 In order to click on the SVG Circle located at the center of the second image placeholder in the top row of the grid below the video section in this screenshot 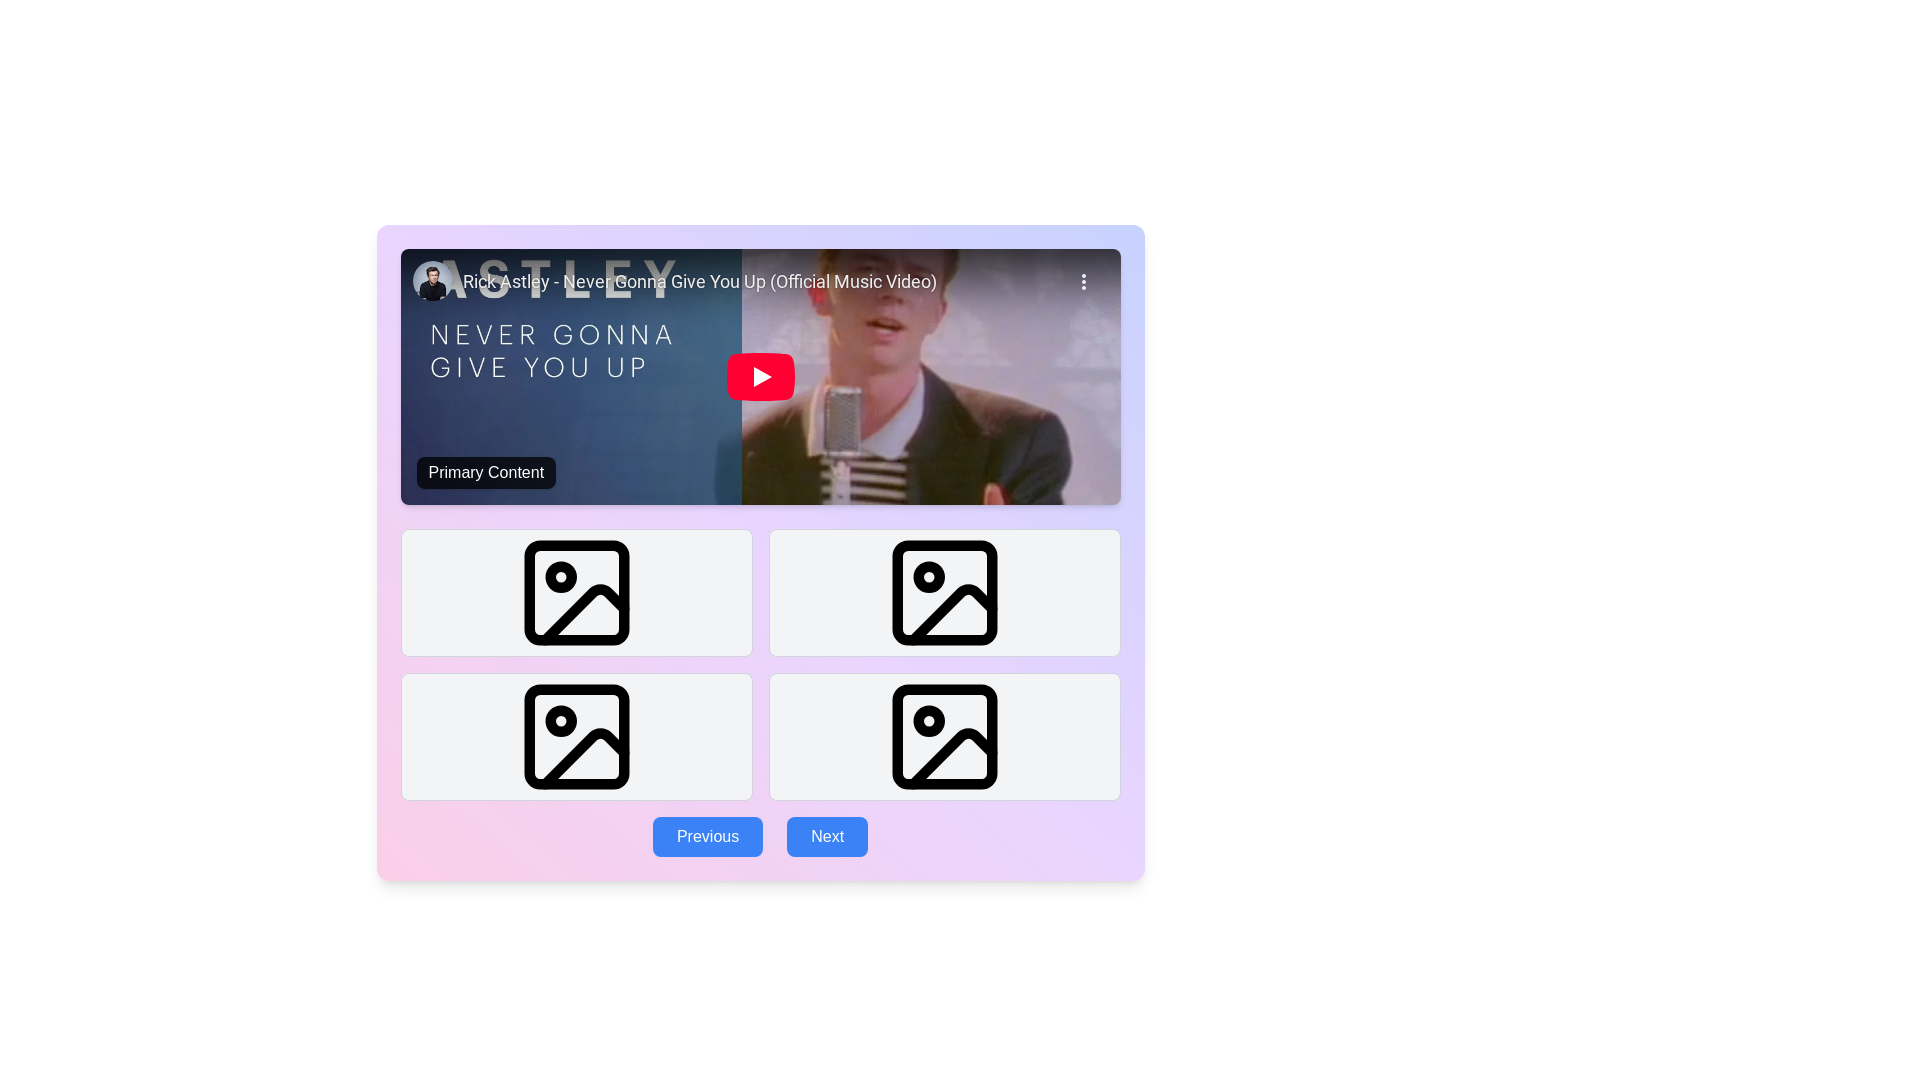, I will do `click(927, 577)`.